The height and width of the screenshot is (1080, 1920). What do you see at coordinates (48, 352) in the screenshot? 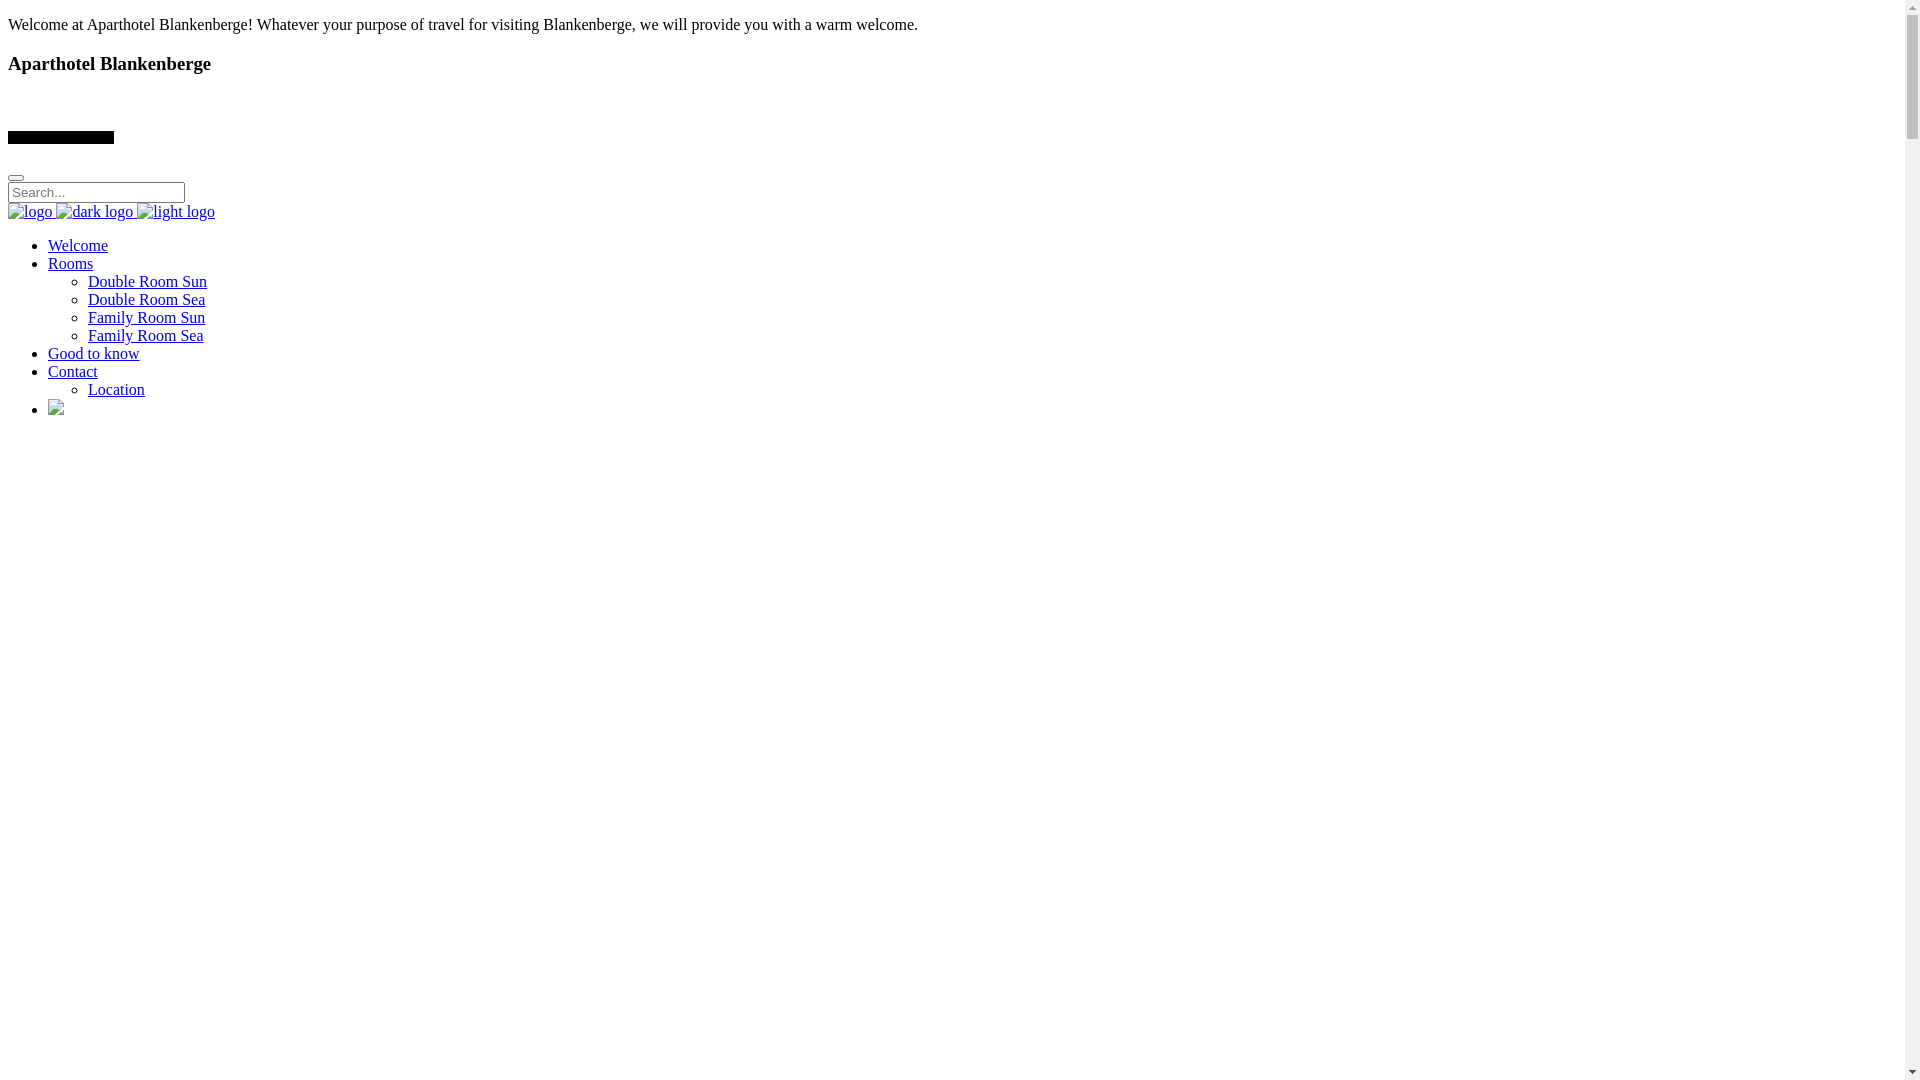
I see `'Good to know'` at bounding box center [48, 352].